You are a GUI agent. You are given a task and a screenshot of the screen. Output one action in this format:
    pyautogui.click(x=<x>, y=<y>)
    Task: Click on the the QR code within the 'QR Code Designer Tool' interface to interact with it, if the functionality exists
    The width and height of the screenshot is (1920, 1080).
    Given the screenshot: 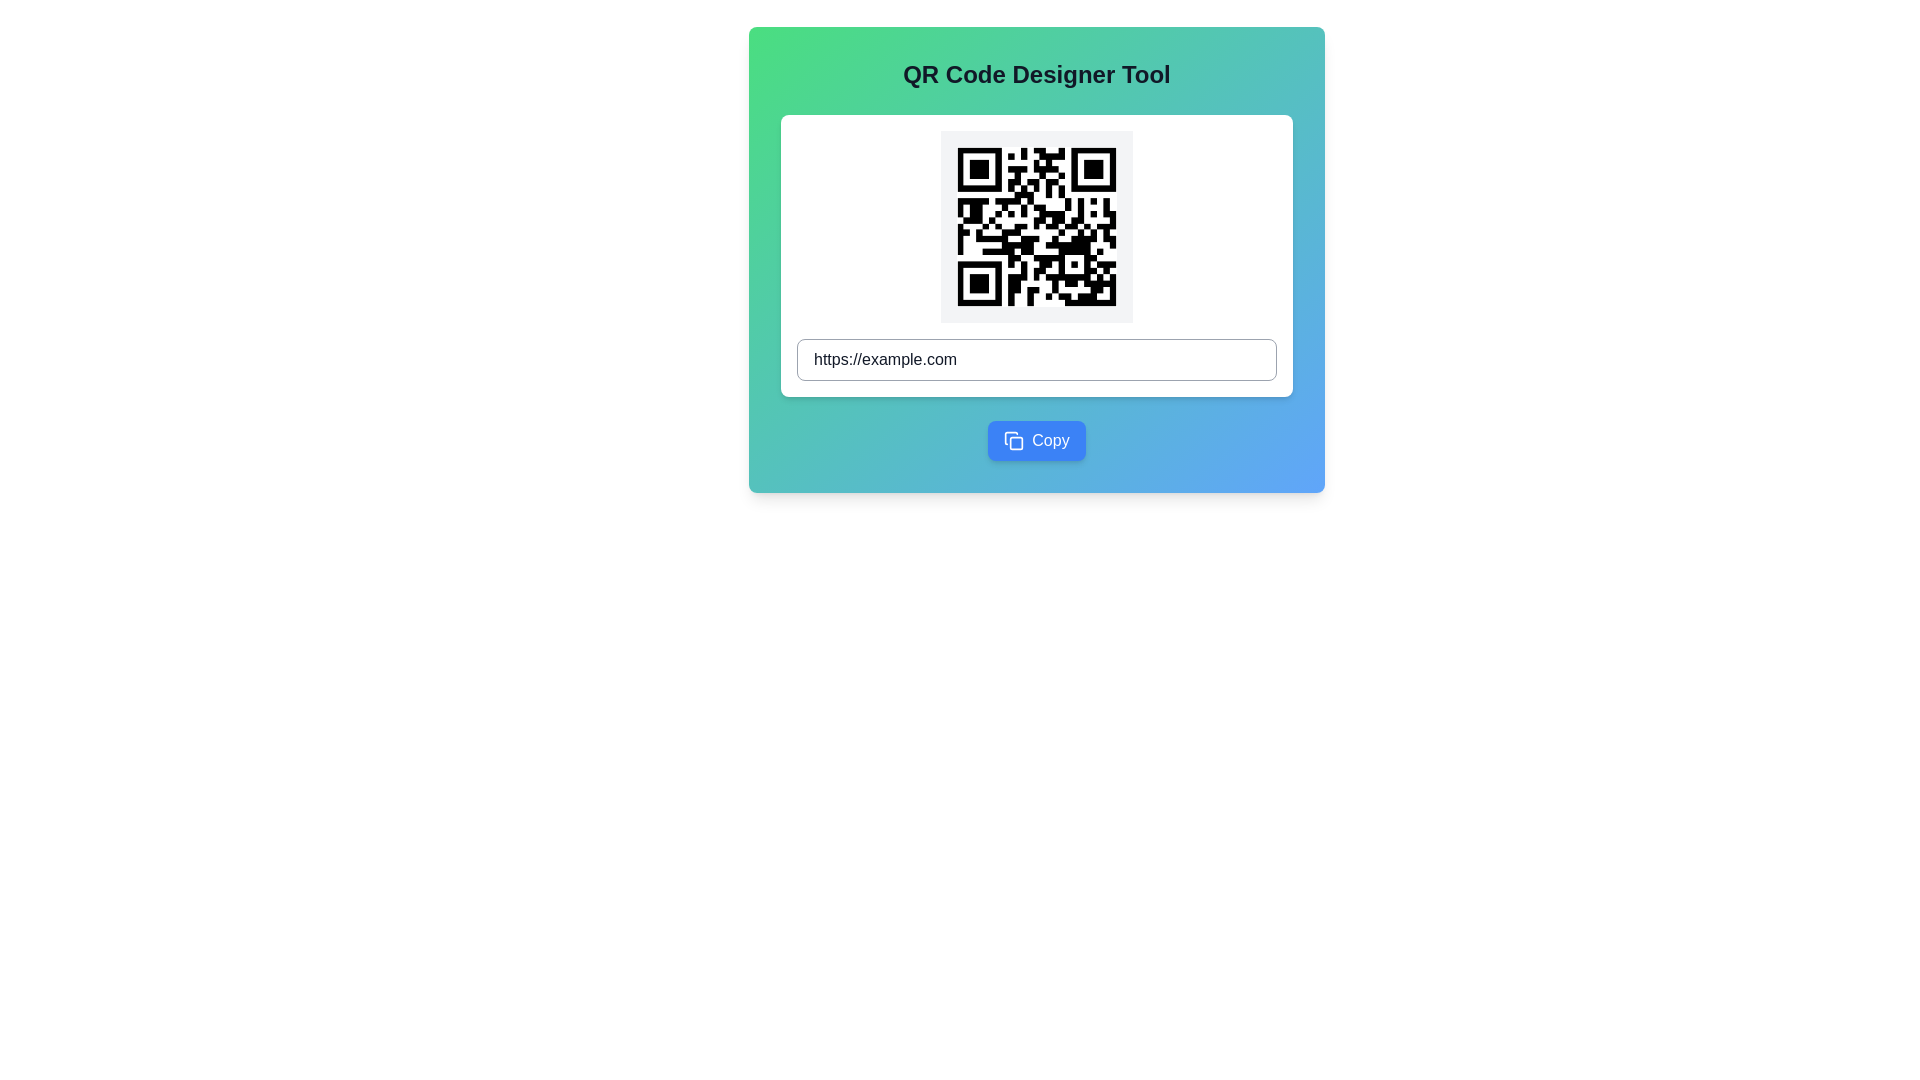 What is the action you would take?
    pyautogui.click(x=1036, y=254)
    